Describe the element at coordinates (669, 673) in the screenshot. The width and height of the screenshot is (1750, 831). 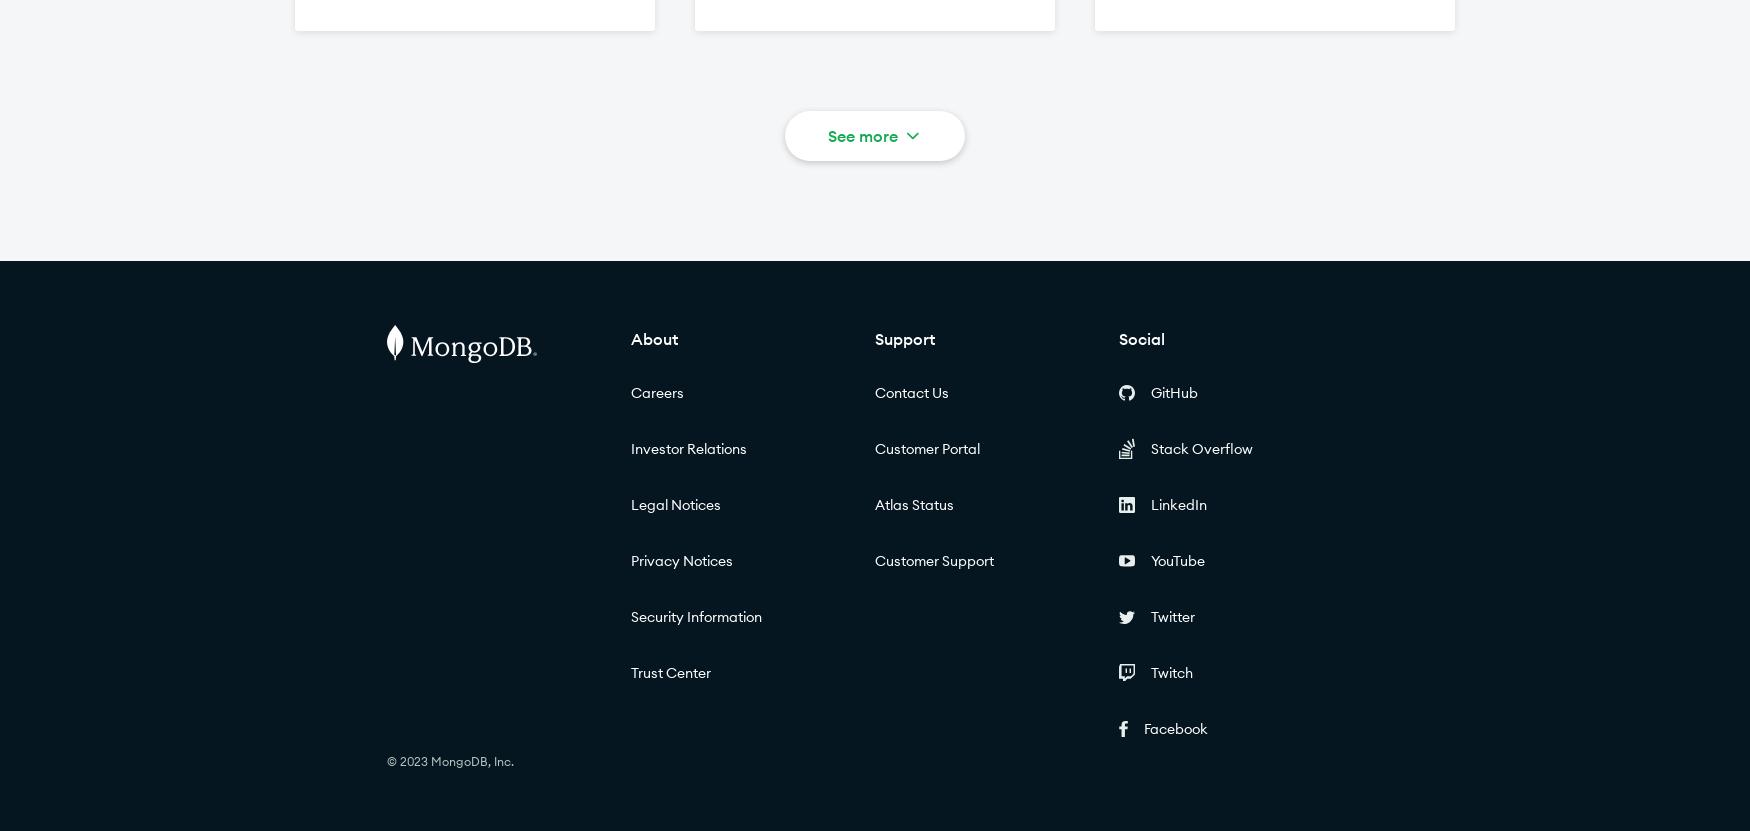
I see `'Trust Center'` at that location.